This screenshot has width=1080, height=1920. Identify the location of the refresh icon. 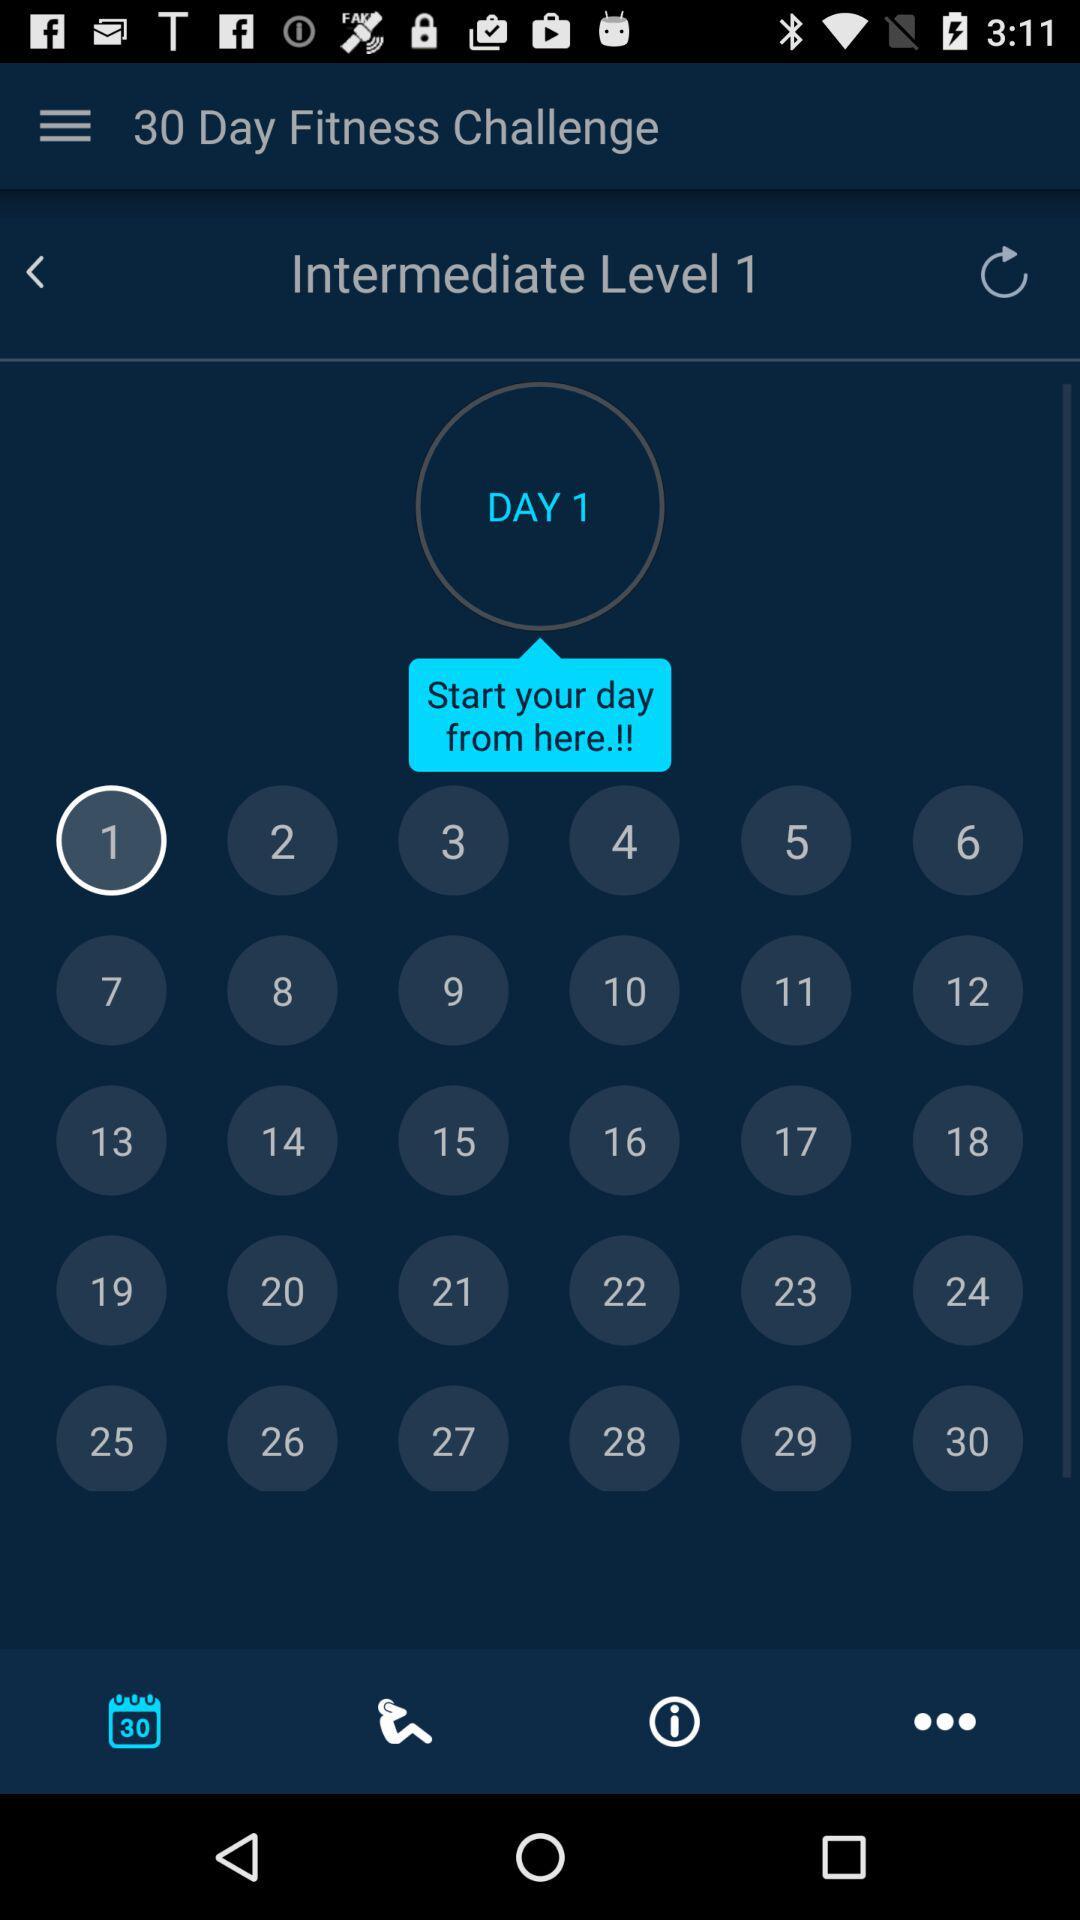
(994, 290).